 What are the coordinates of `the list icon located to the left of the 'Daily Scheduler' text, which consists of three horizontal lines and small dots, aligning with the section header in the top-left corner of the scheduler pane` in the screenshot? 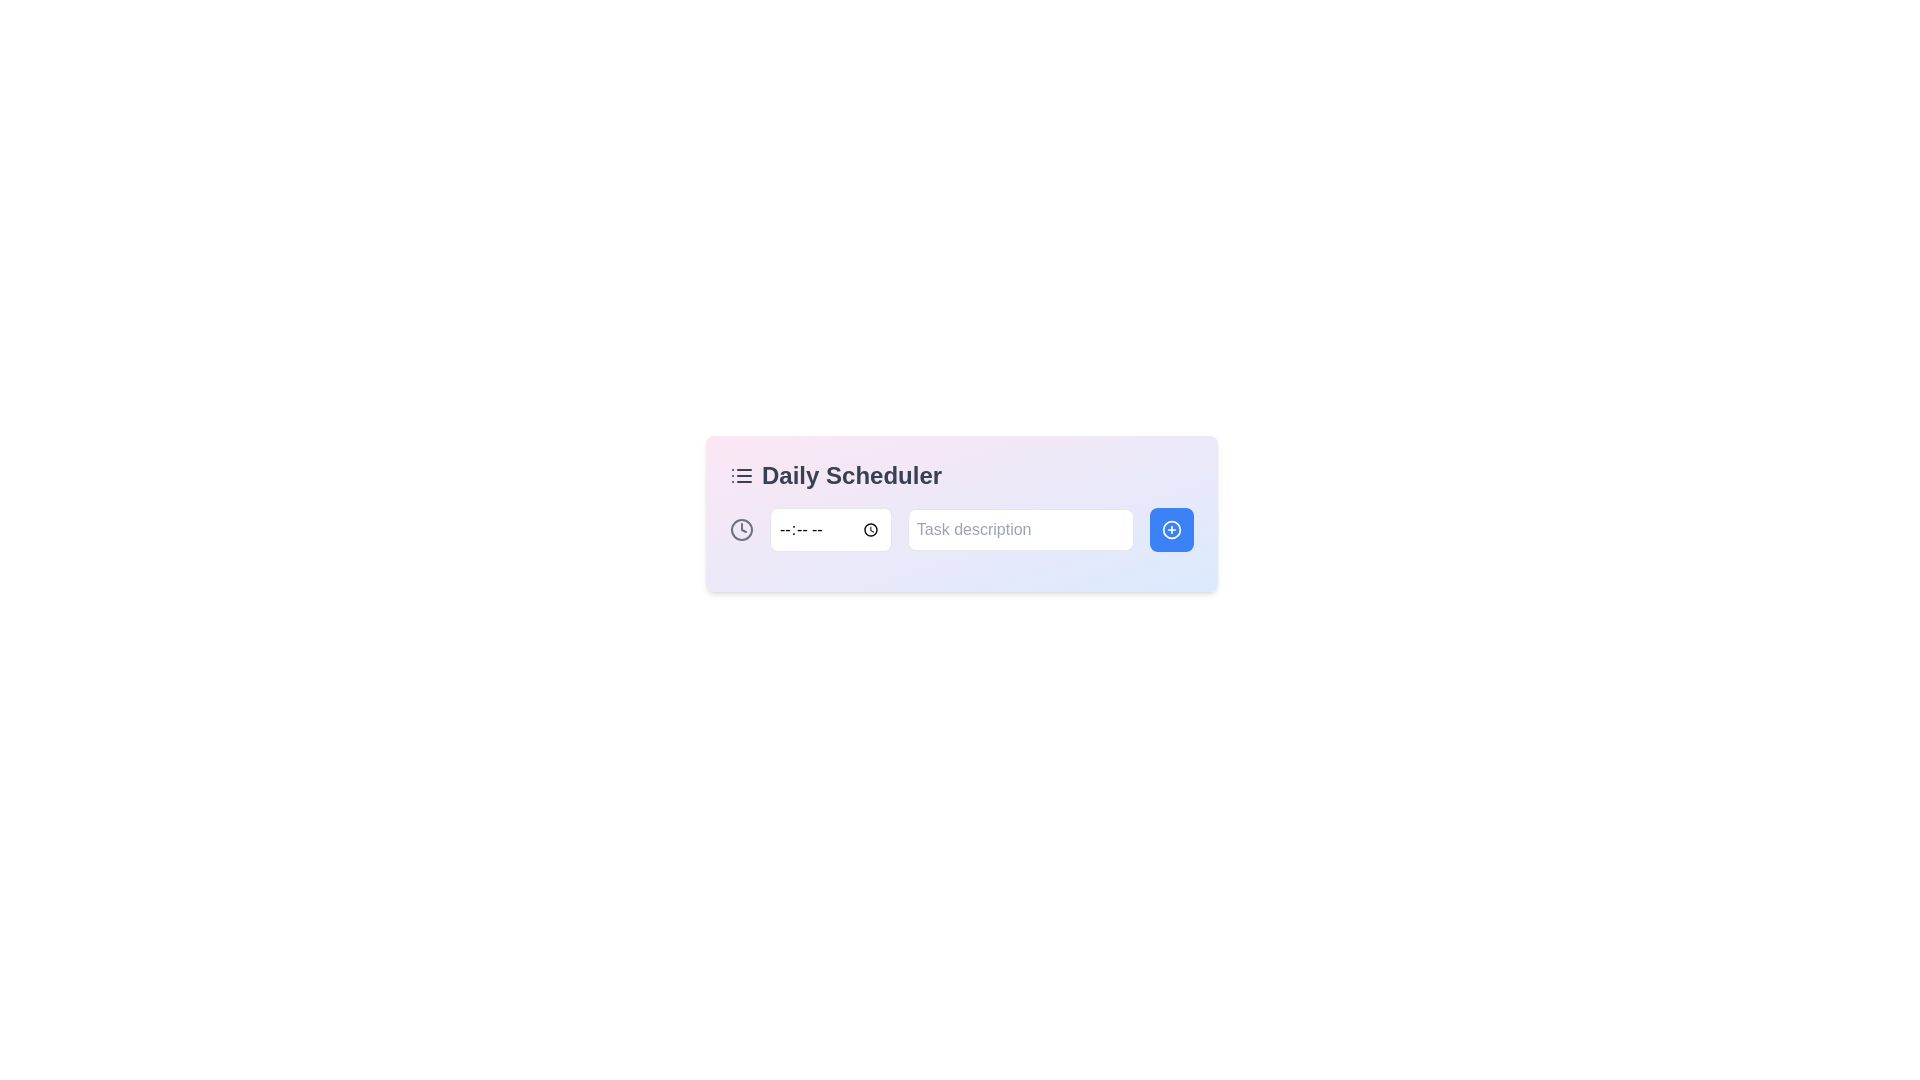 It's located at (741, 475).